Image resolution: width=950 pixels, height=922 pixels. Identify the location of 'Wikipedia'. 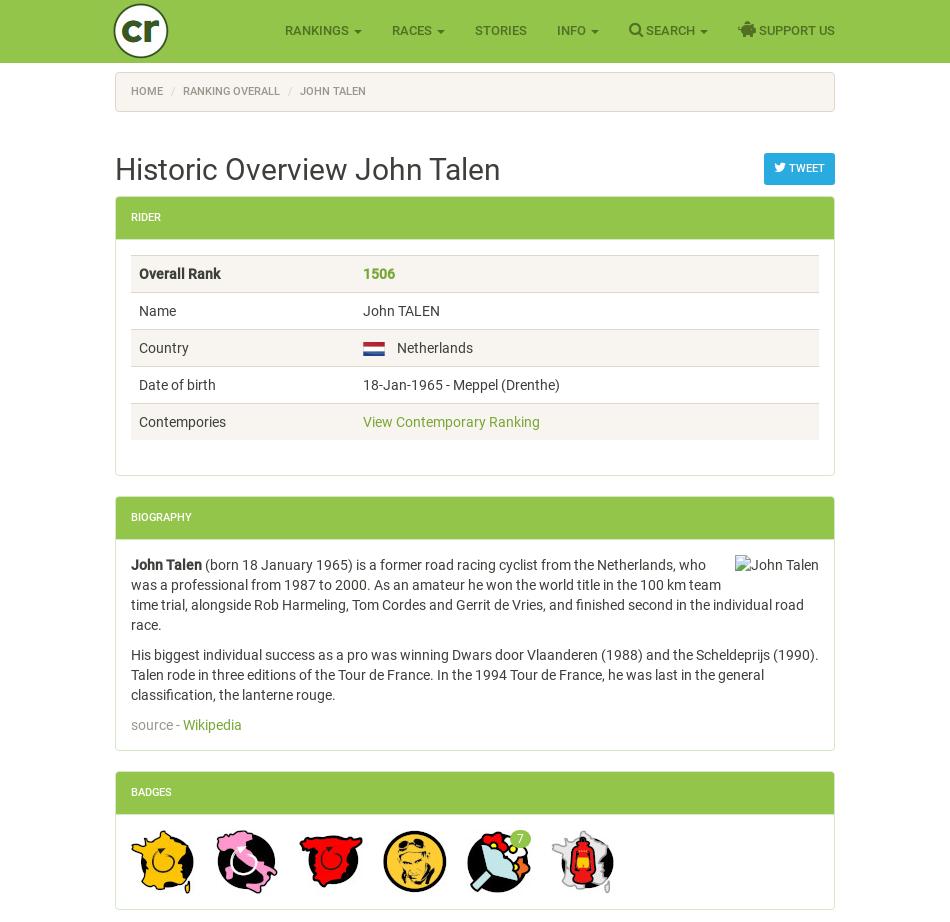
(212, 723).